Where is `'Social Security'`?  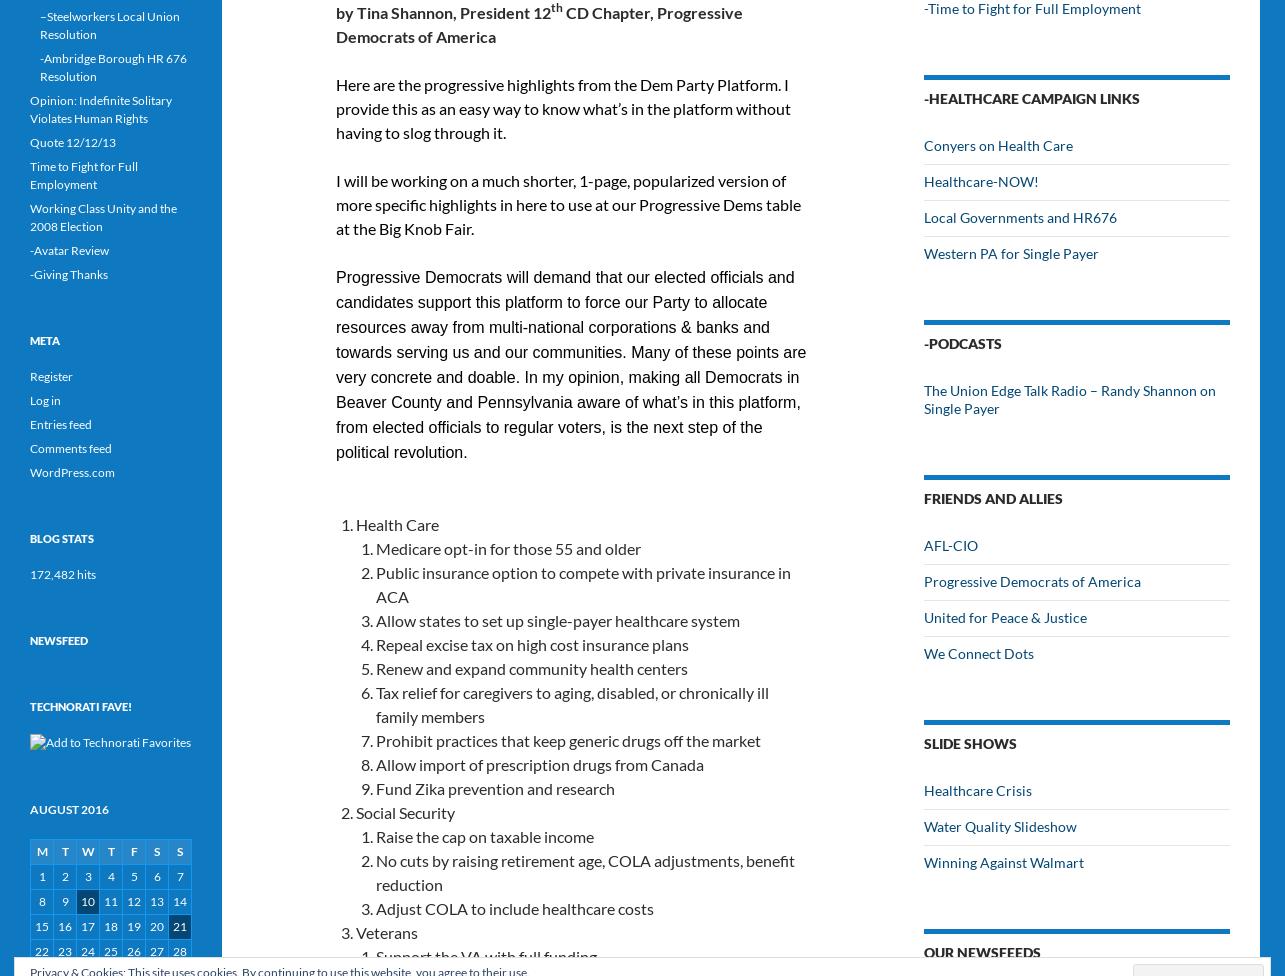 'Social Security' is located at coordinates (404, 811).